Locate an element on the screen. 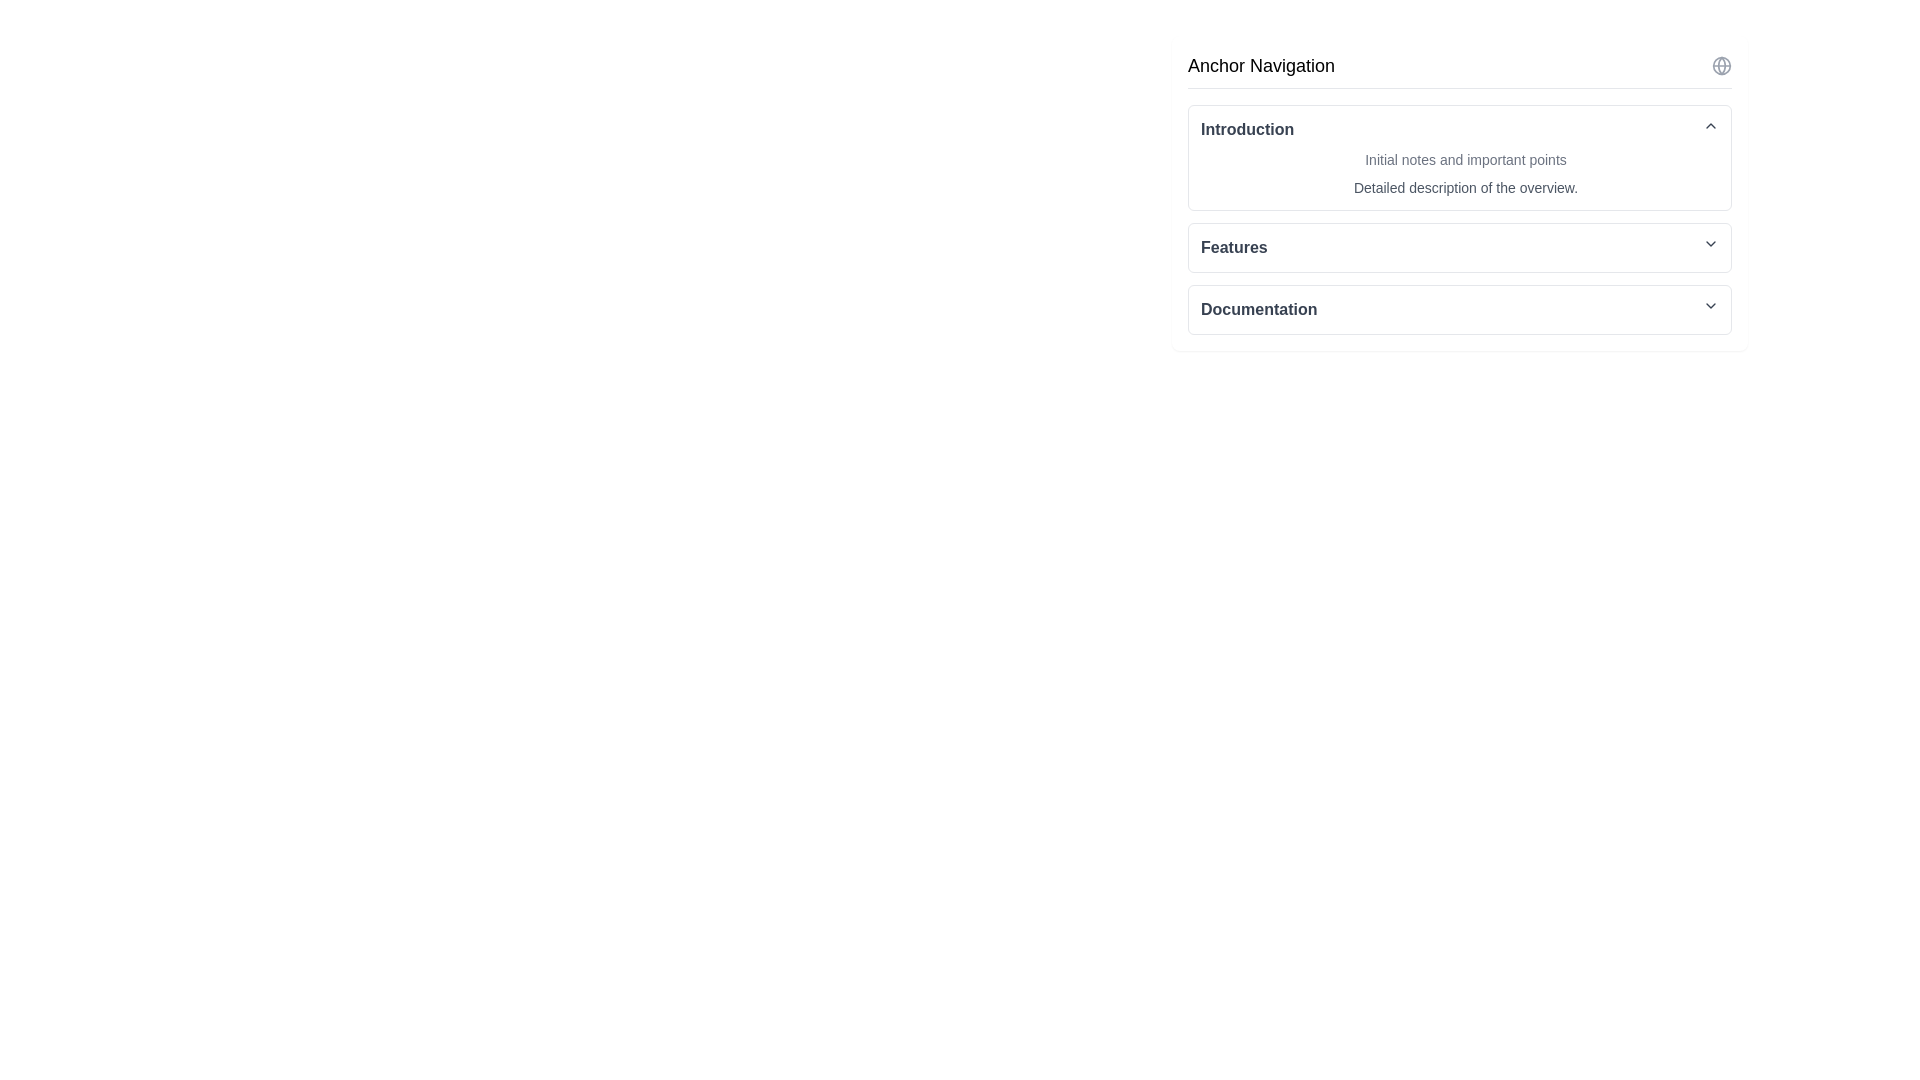  the globe-shaped icon that symbolizes global or internet-related content, located in the top-right corner of its section, next to the 'Anchor Navigation' title is located at coordinates (1721, 64).